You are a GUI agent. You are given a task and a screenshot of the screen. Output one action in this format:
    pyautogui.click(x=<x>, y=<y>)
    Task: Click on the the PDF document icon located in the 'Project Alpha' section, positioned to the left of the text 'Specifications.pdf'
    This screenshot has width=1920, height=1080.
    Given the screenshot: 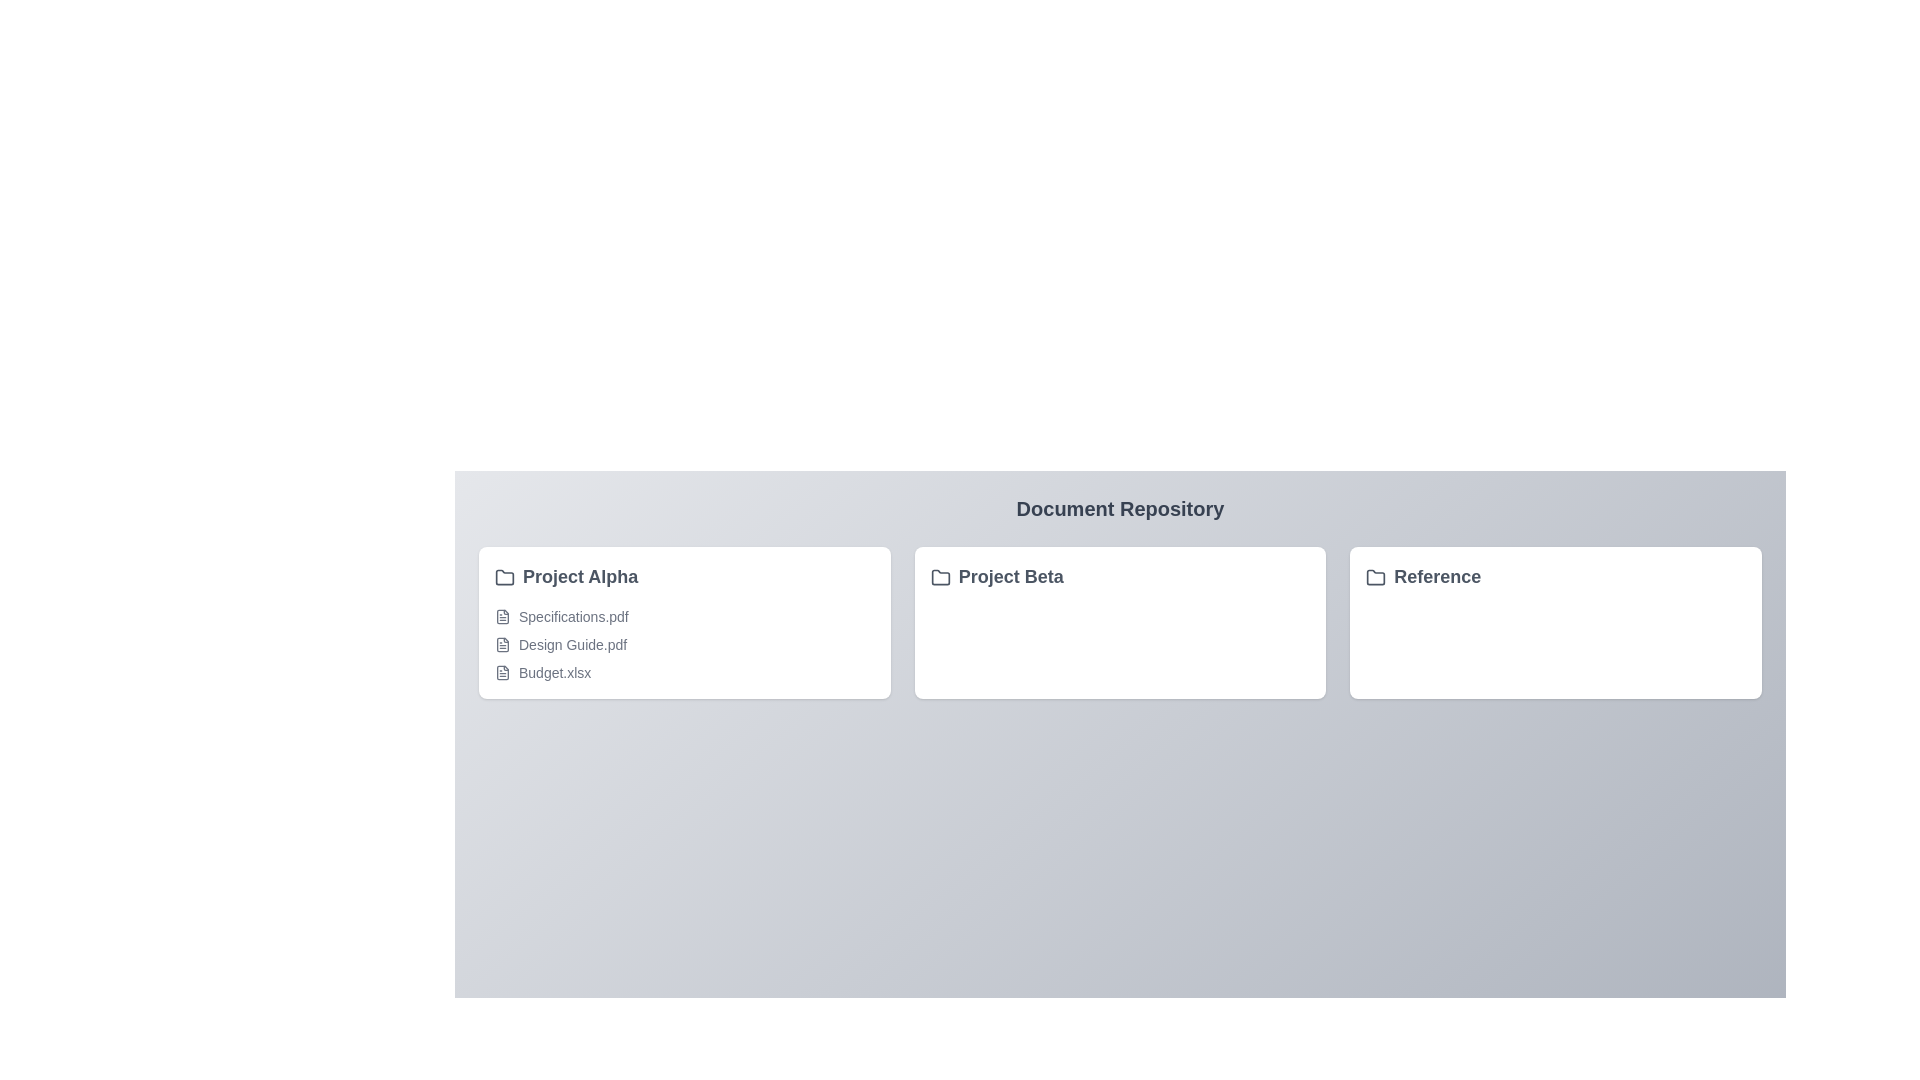 What is the action you would take?
    pyautogui.click(x=503, y=616)
    